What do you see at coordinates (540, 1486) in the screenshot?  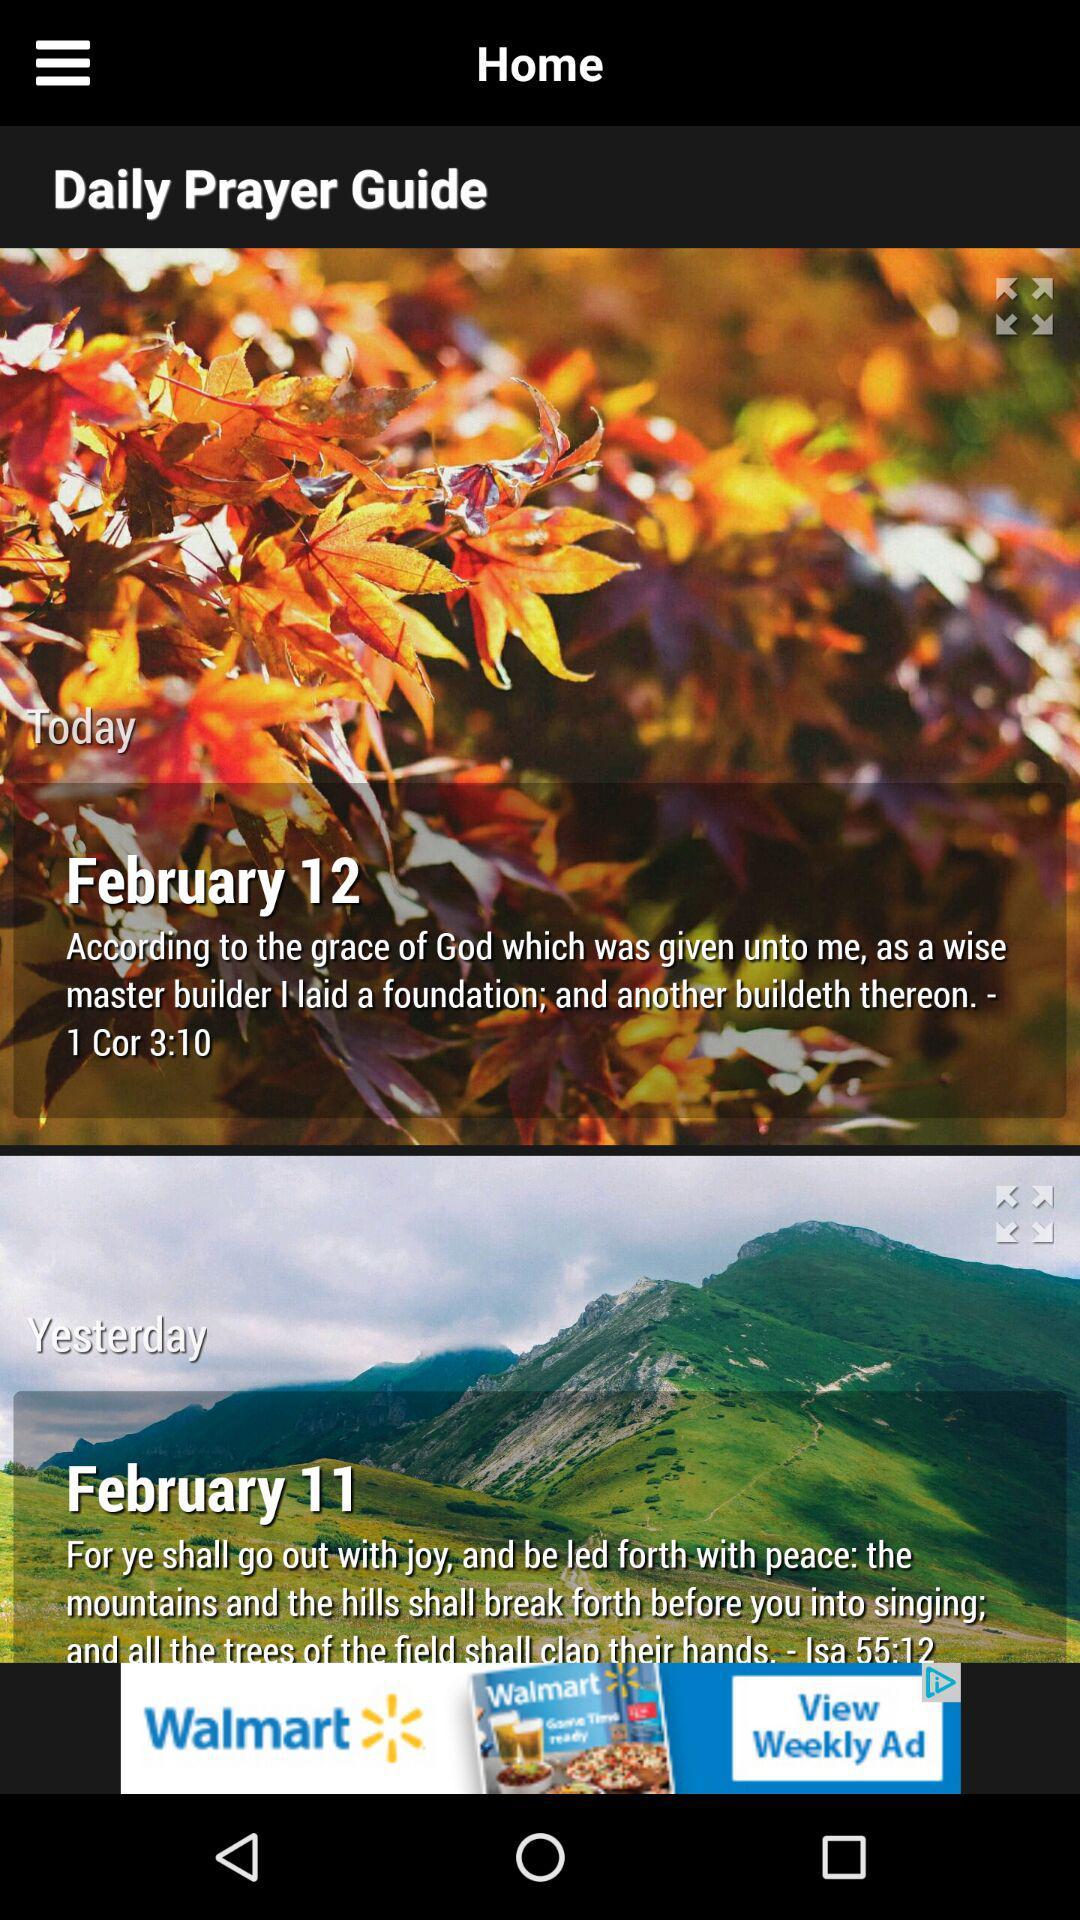 I see `the text below yesterday` at bounding box center [540, 1486].